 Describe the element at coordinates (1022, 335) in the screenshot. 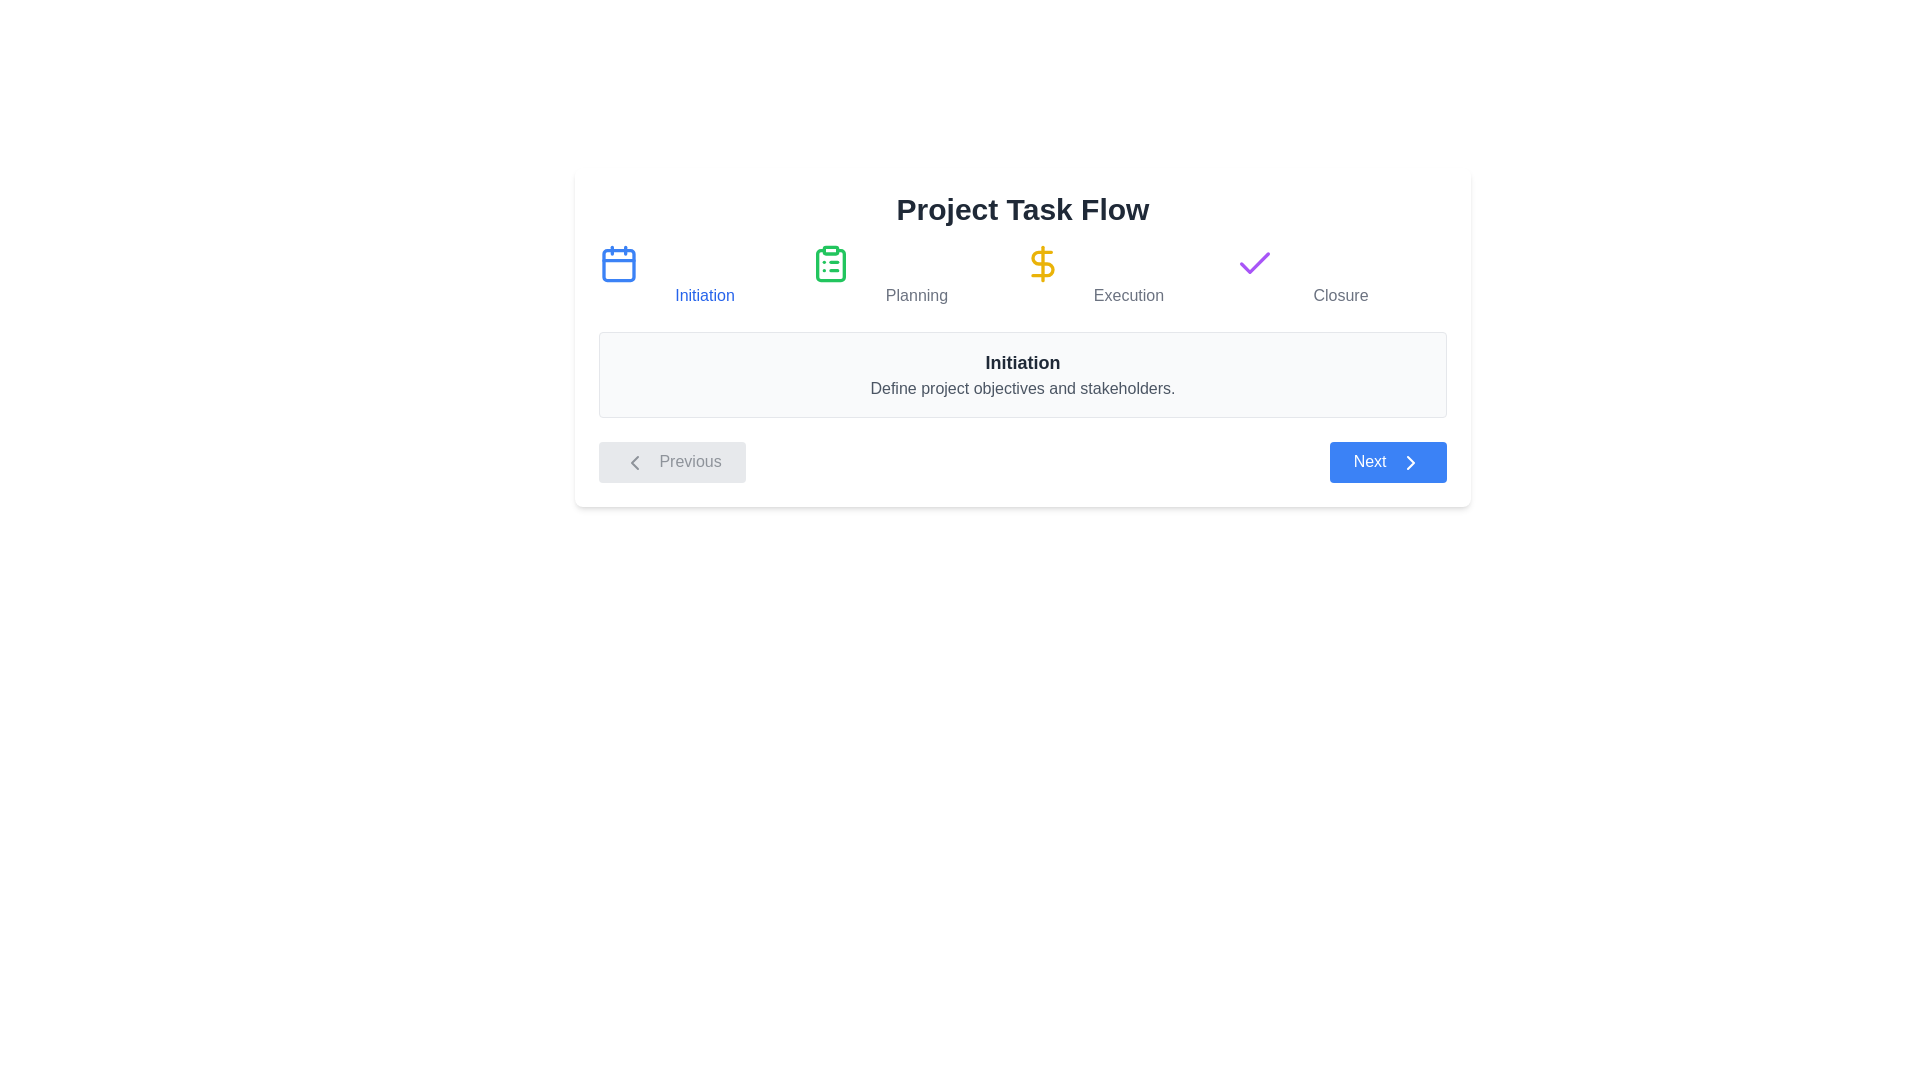

I see `the navigation buttons of the 'Project Task Flow' interactive card, which features a white background, shadowed border, and rounded corners, with a title at the top and four steps below` at that location.